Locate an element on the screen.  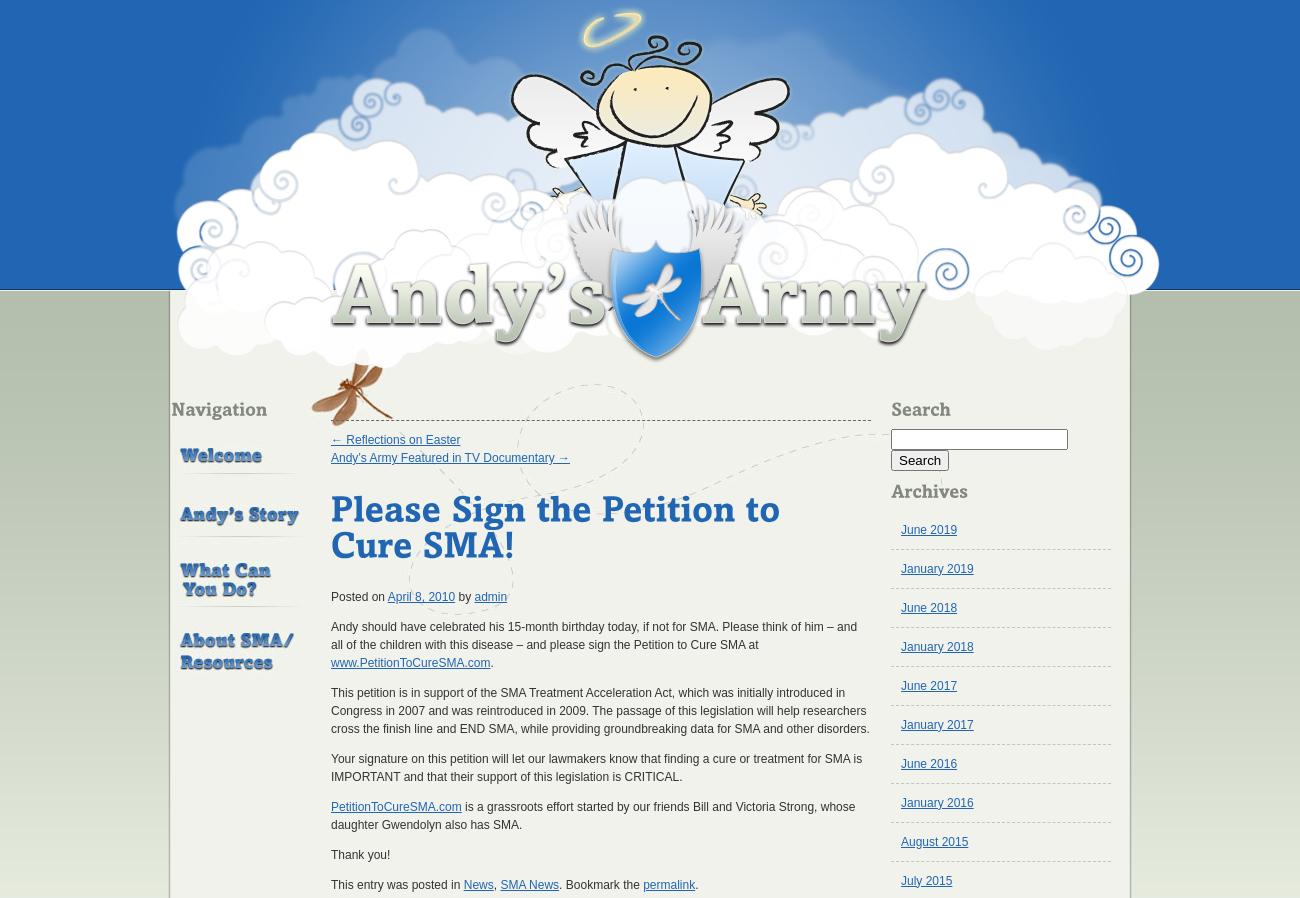
'June 2019' is located at coordinates (928, 528).